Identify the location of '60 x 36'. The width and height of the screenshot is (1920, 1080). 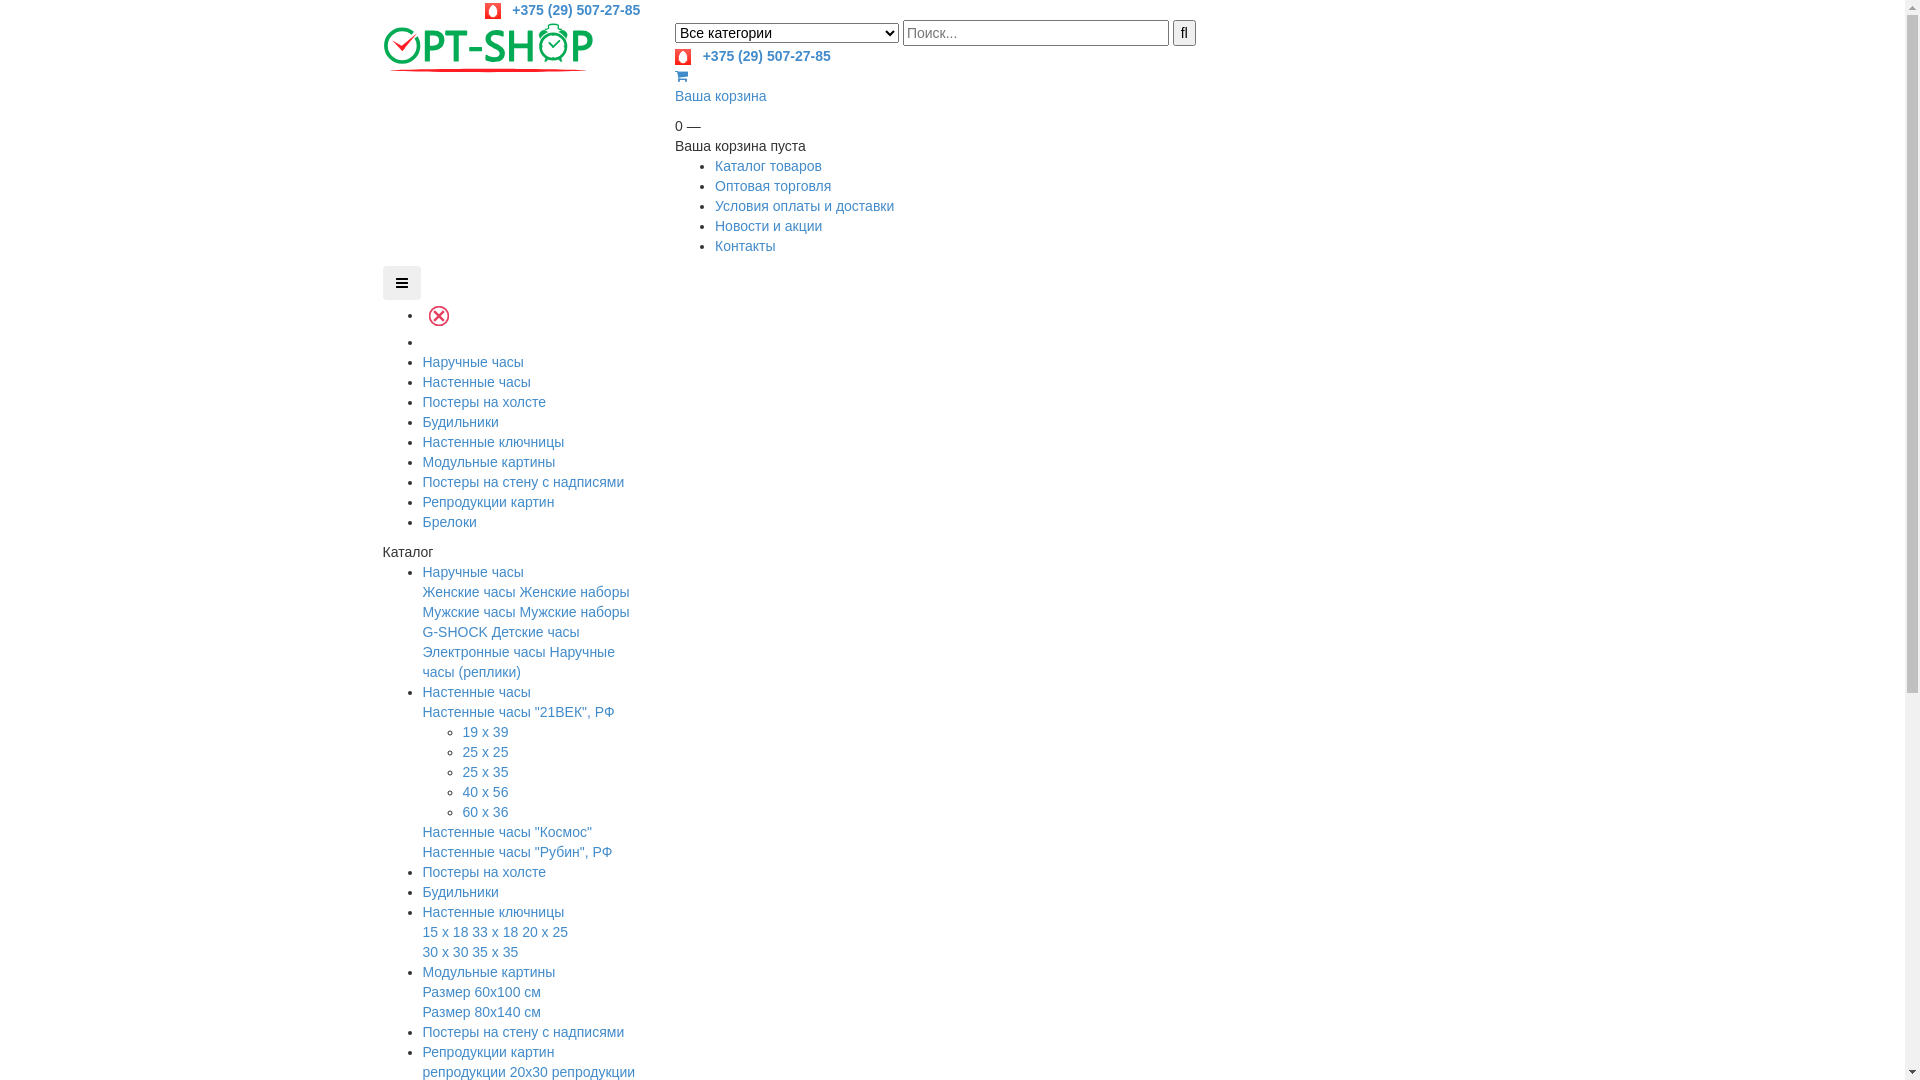
(484, 812).